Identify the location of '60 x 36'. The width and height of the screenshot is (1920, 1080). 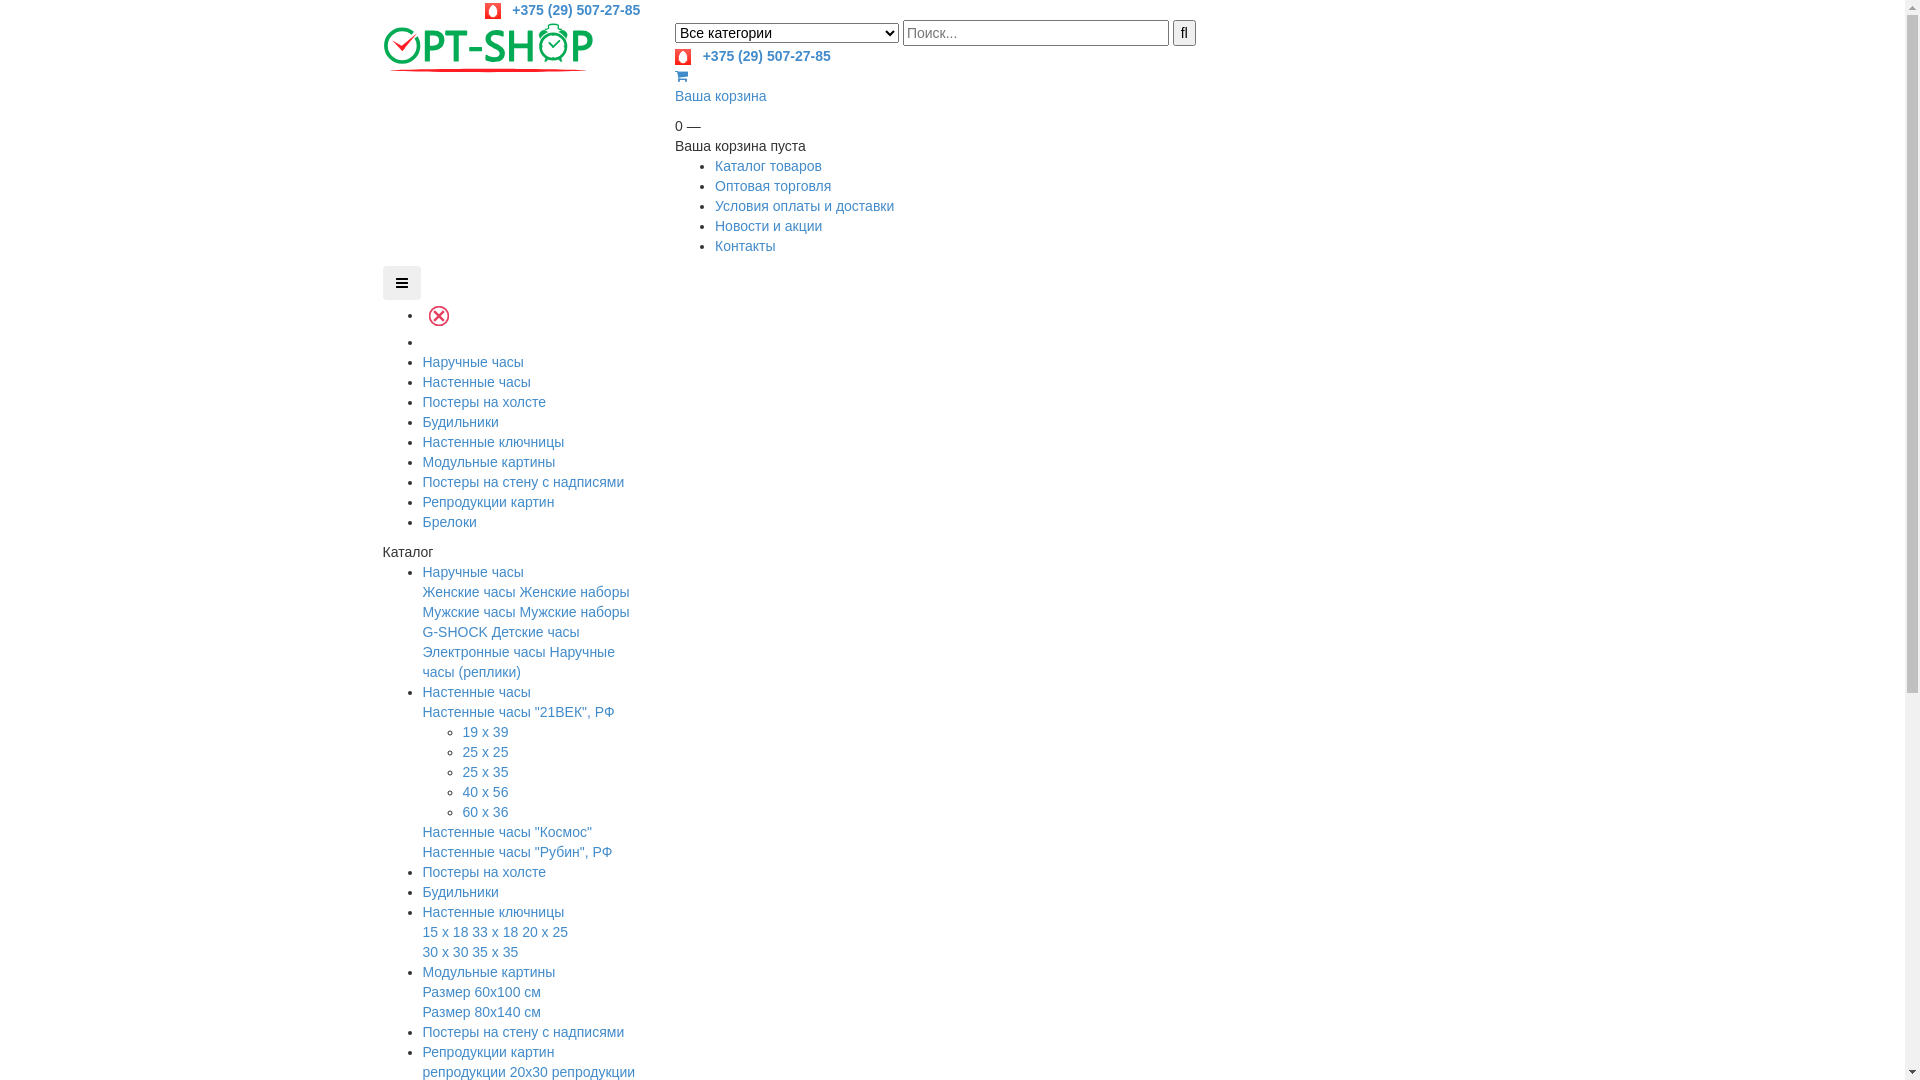
(484, 812).